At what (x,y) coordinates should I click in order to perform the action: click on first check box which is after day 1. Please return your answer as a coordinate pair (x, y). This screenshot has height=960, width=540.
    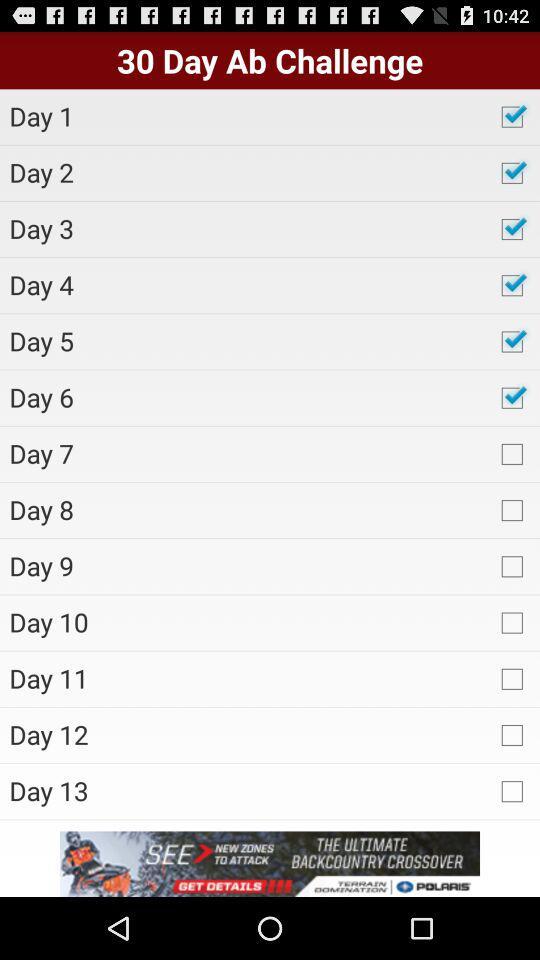
    Looking at the image, I should click on (511, 117).